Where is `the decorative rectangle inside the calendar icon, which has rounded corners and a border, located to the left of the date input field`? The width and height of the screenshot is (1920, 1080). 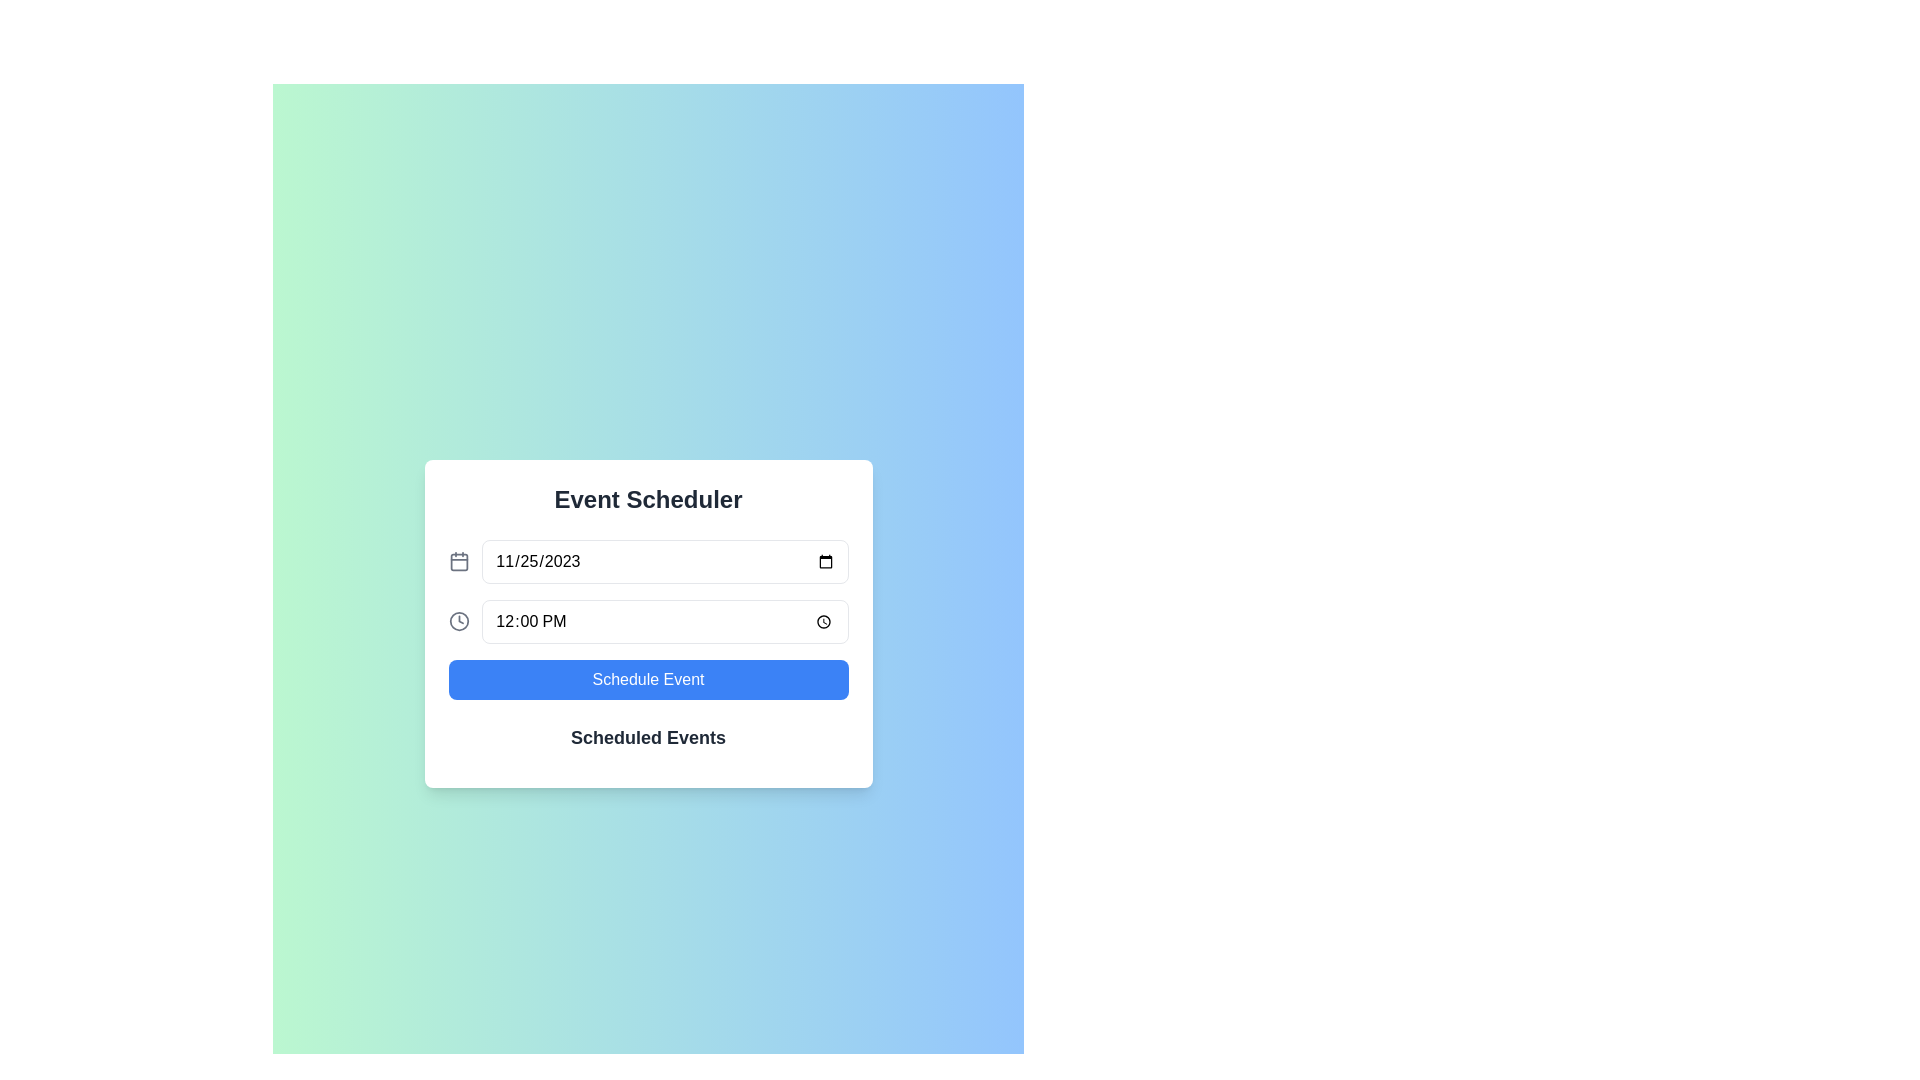 the decorative rectangle inside the calendar icon, which has rounded corners and a border, located to the left of the date input field is located at coordinates (458, 562).